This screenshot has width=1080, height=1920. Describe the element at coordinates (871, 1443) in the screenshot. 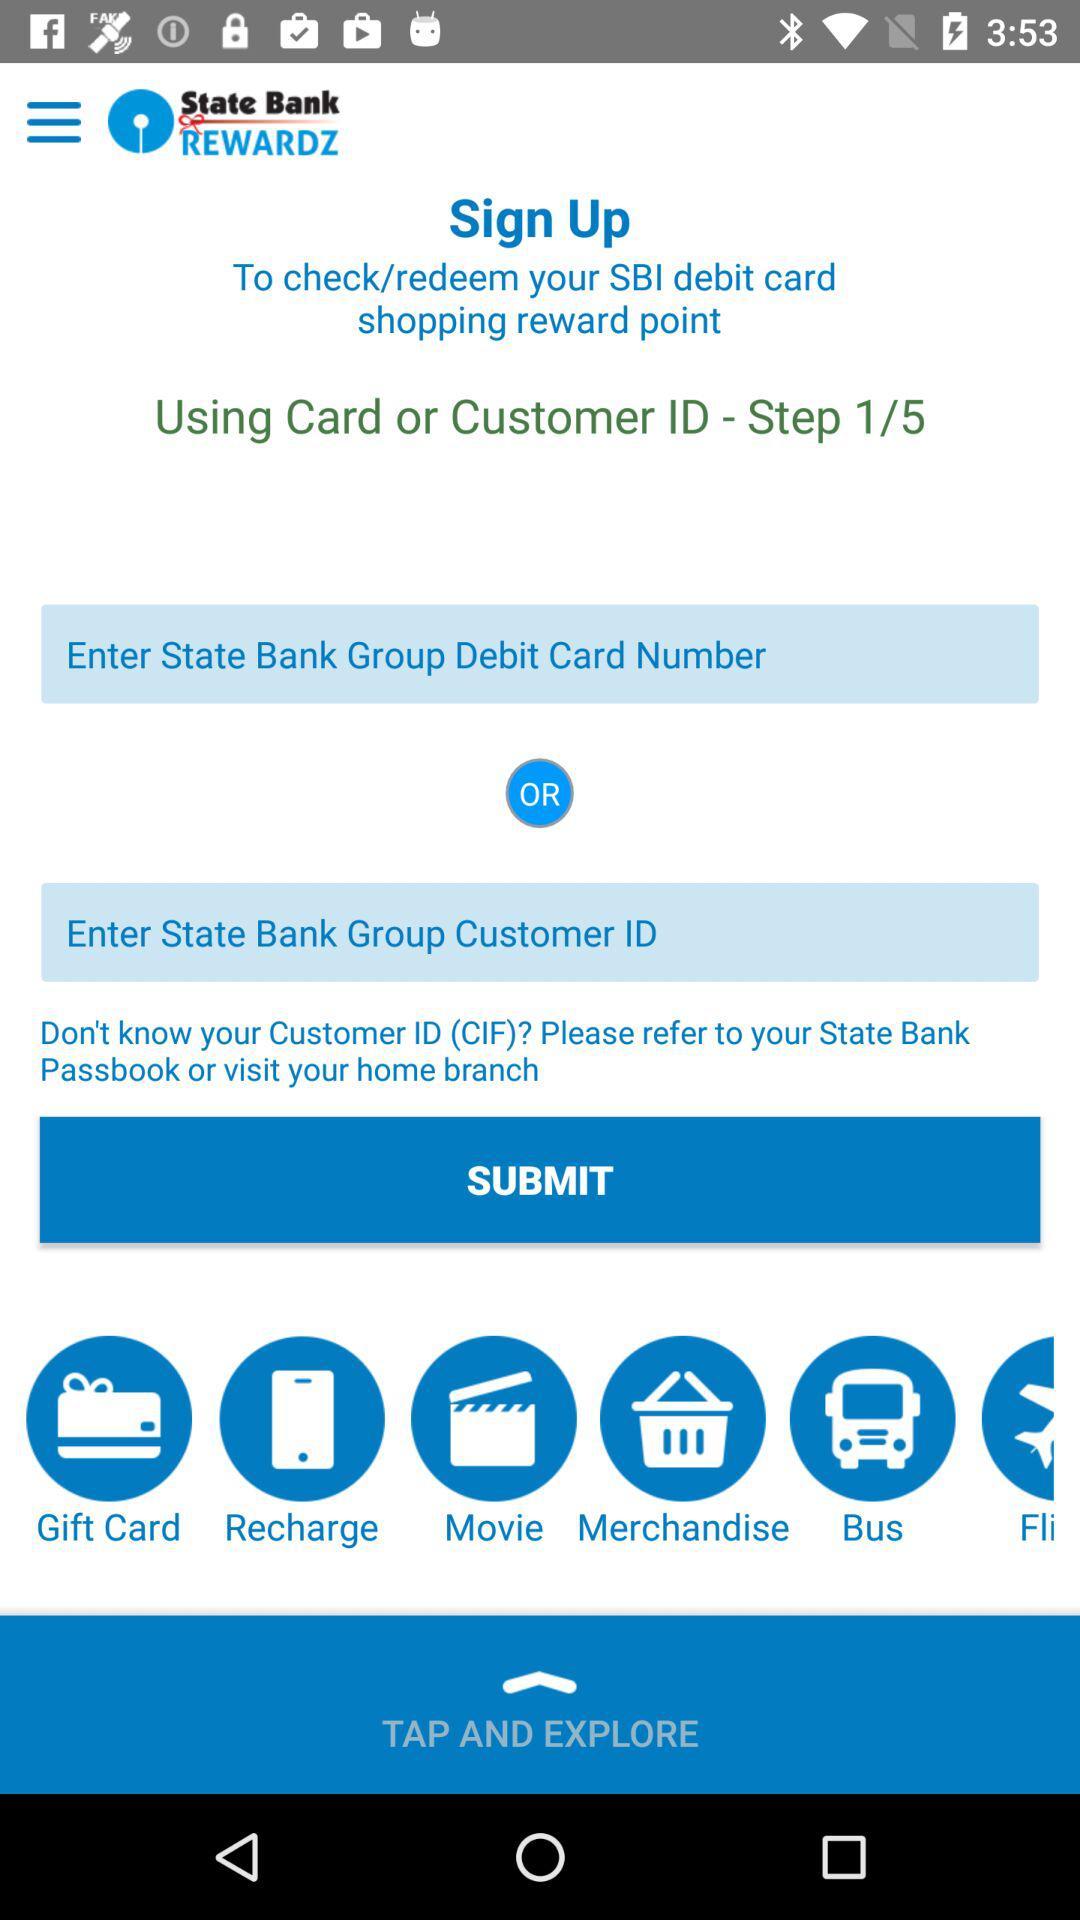

I see `the icon next to flight` at that location.